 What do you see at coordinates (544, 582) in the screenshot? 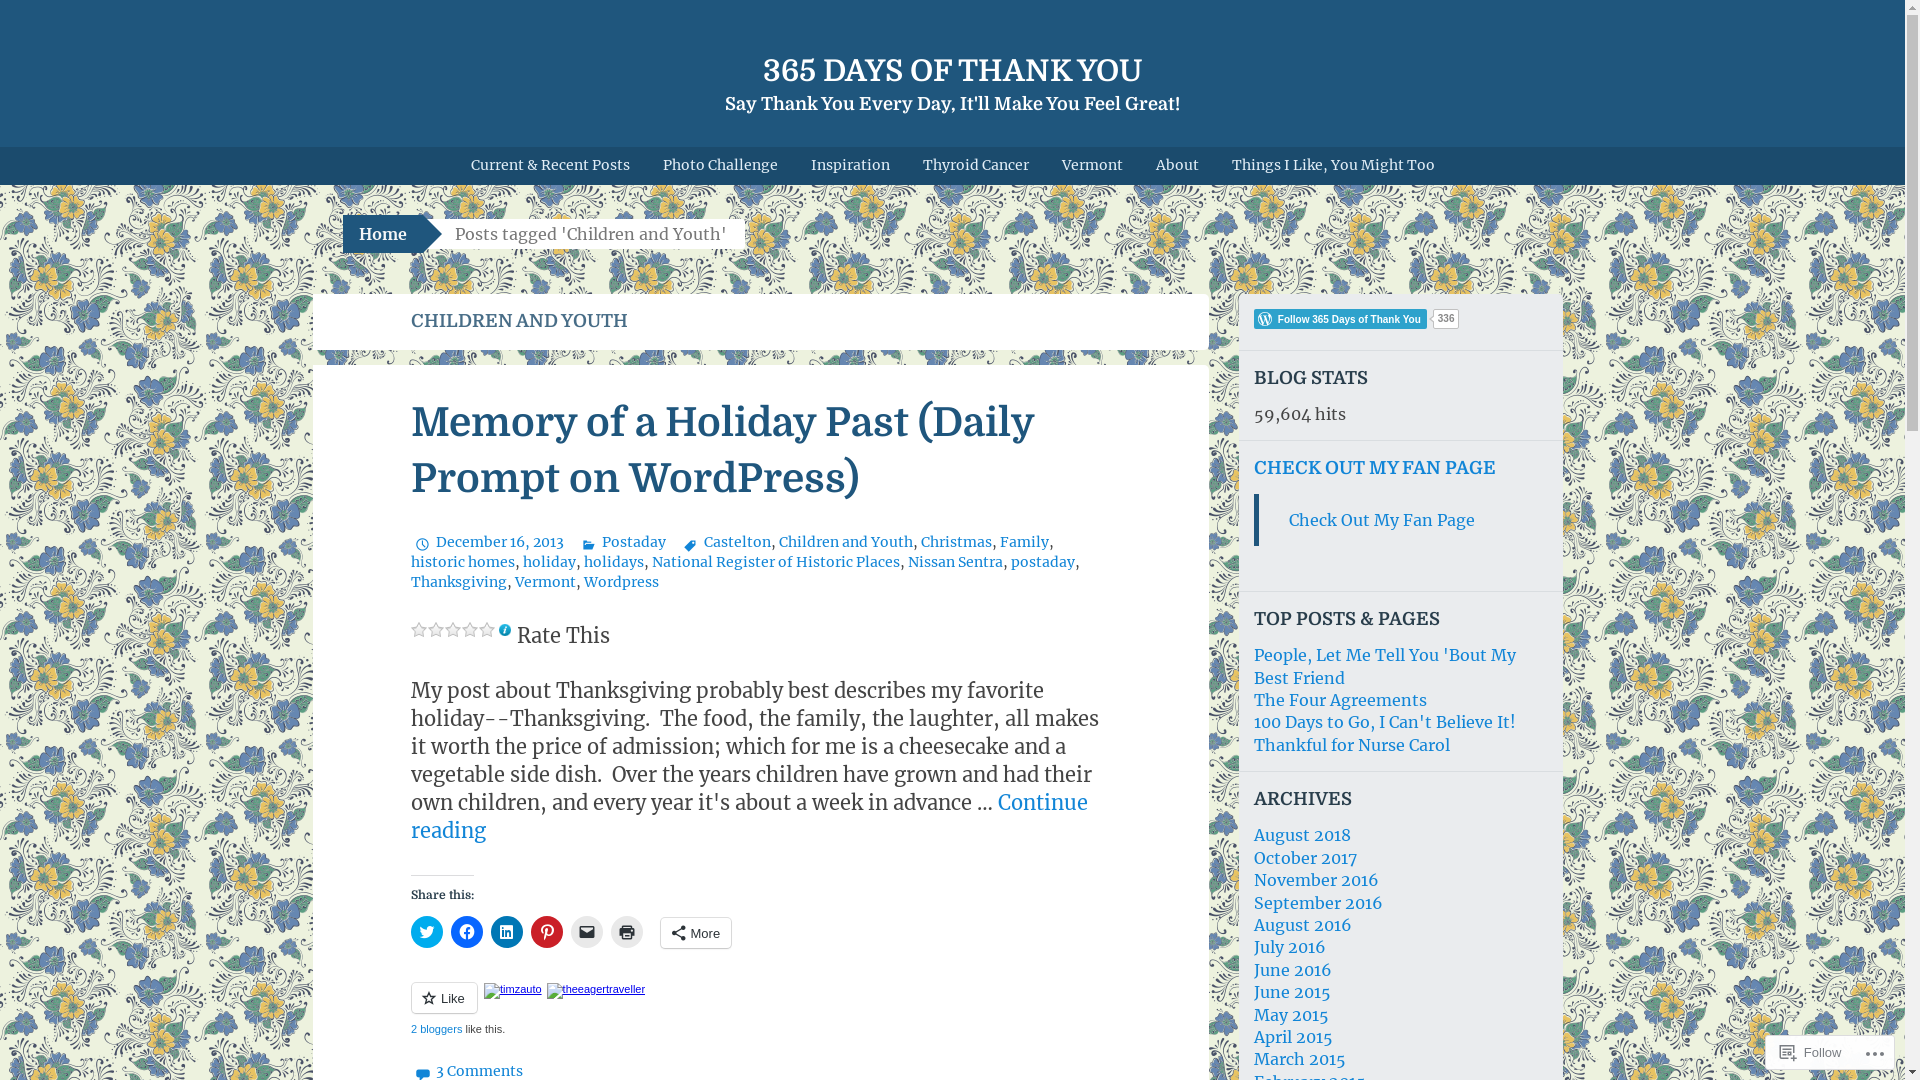
I see `'Vermont'` at bounding box center [544, 582].